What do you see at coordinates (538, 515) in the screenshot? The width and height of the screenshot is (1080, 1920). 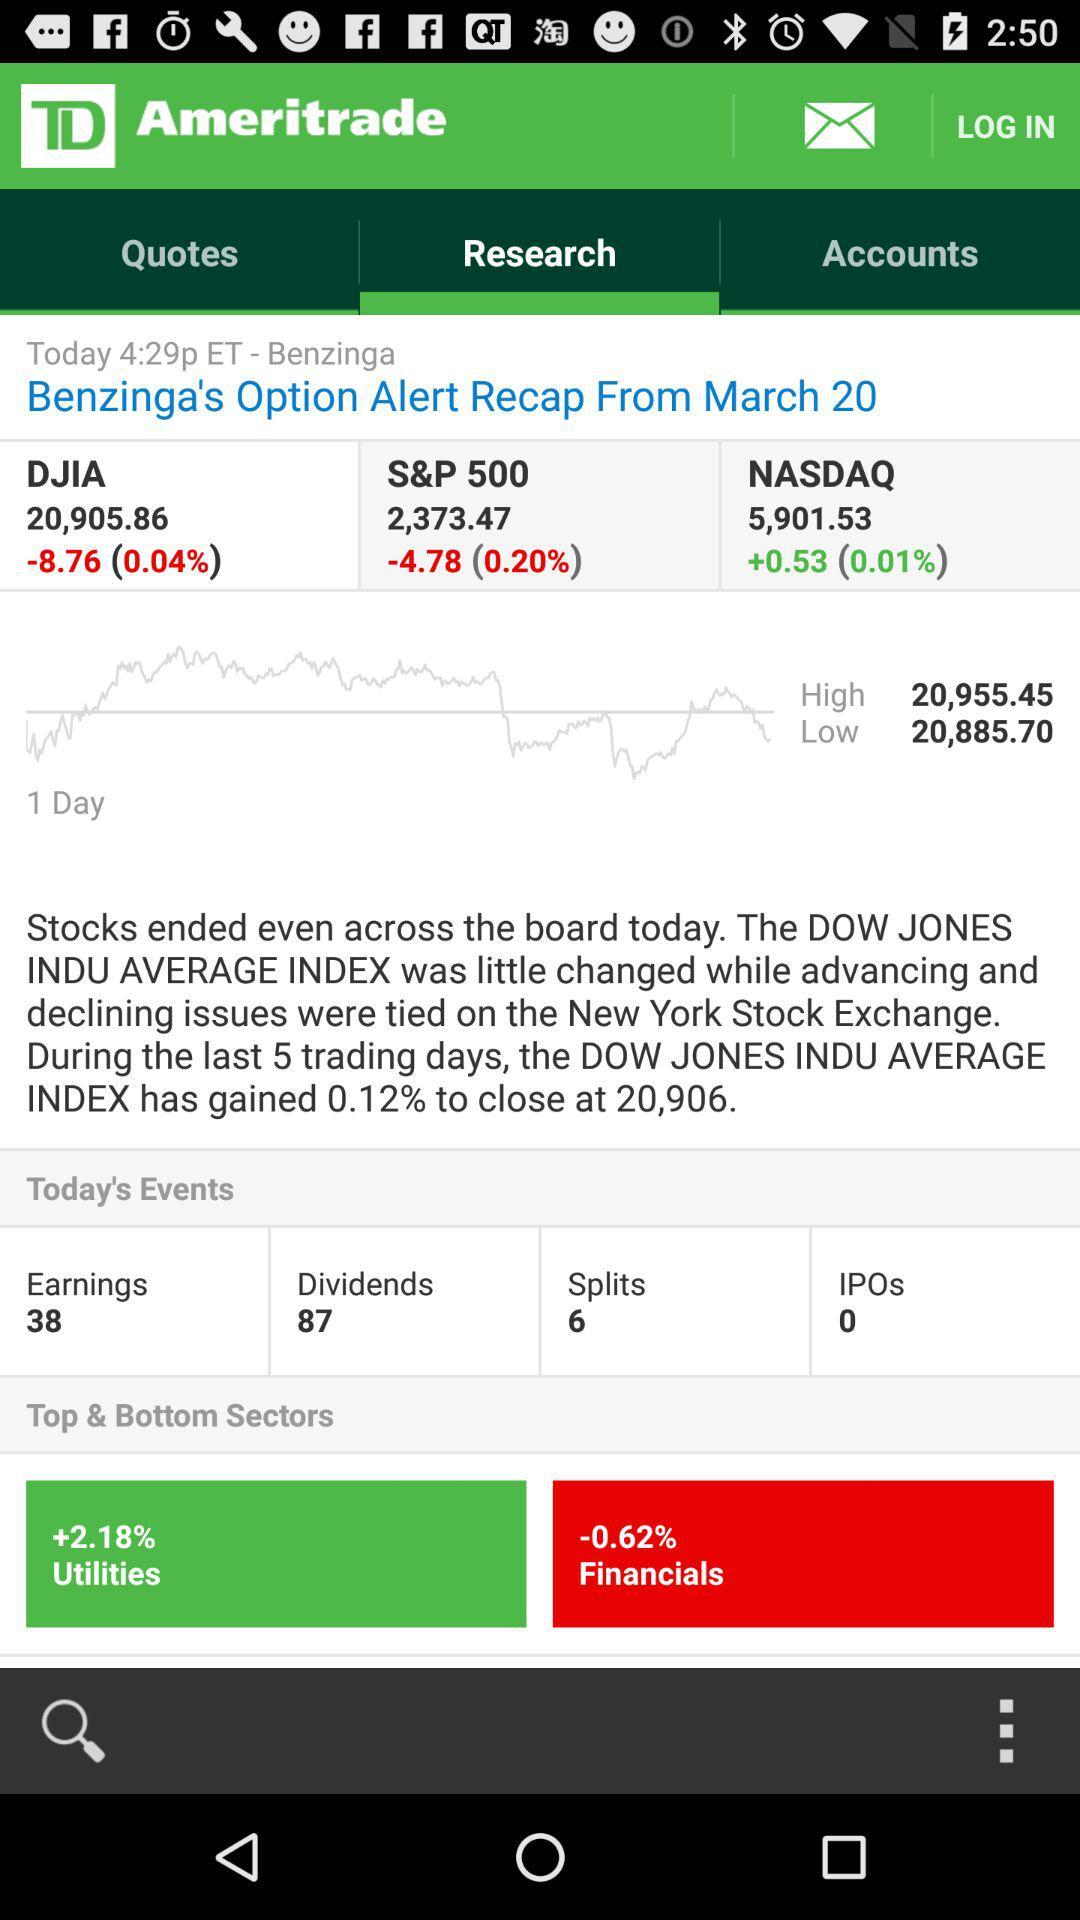 I see `the item next to the nasdaq 5 901 app` at bounding box center [538, 515].